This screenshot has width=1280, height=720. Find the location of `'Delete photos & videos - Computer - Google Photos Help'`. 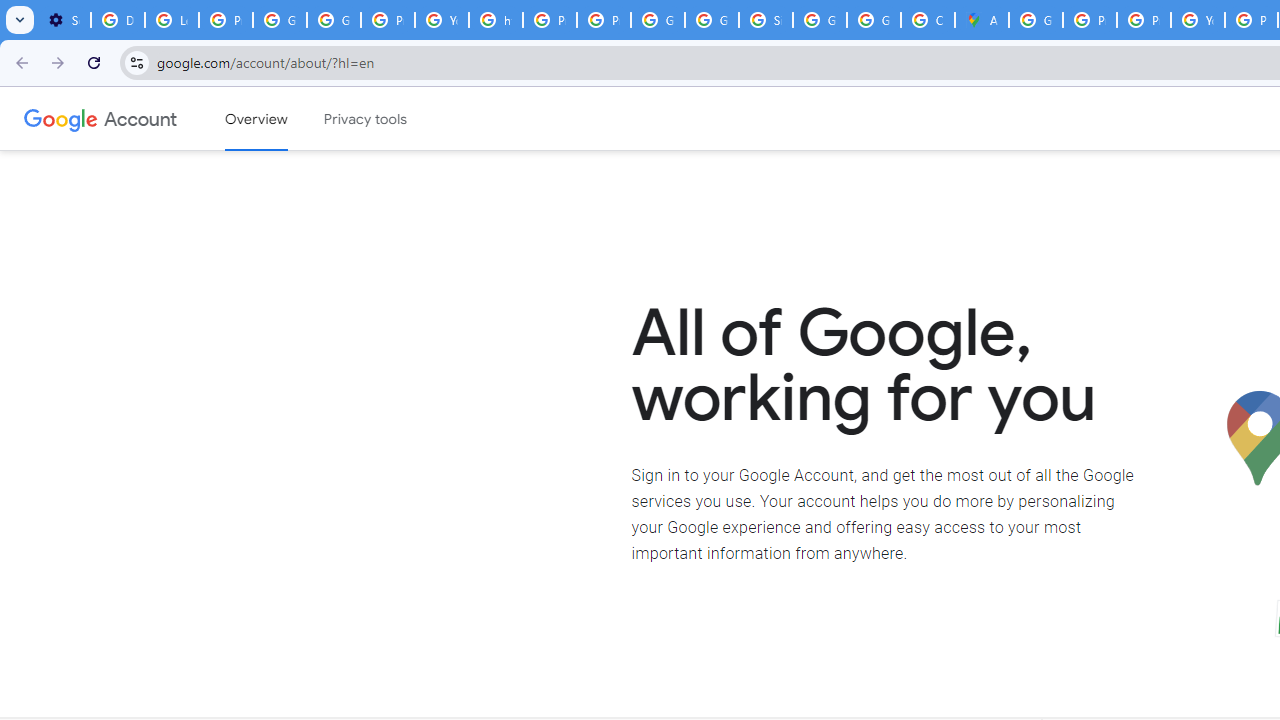

'Delete photos & videos - Computer - Google Photos Help' is located at coordinates (116, 20).